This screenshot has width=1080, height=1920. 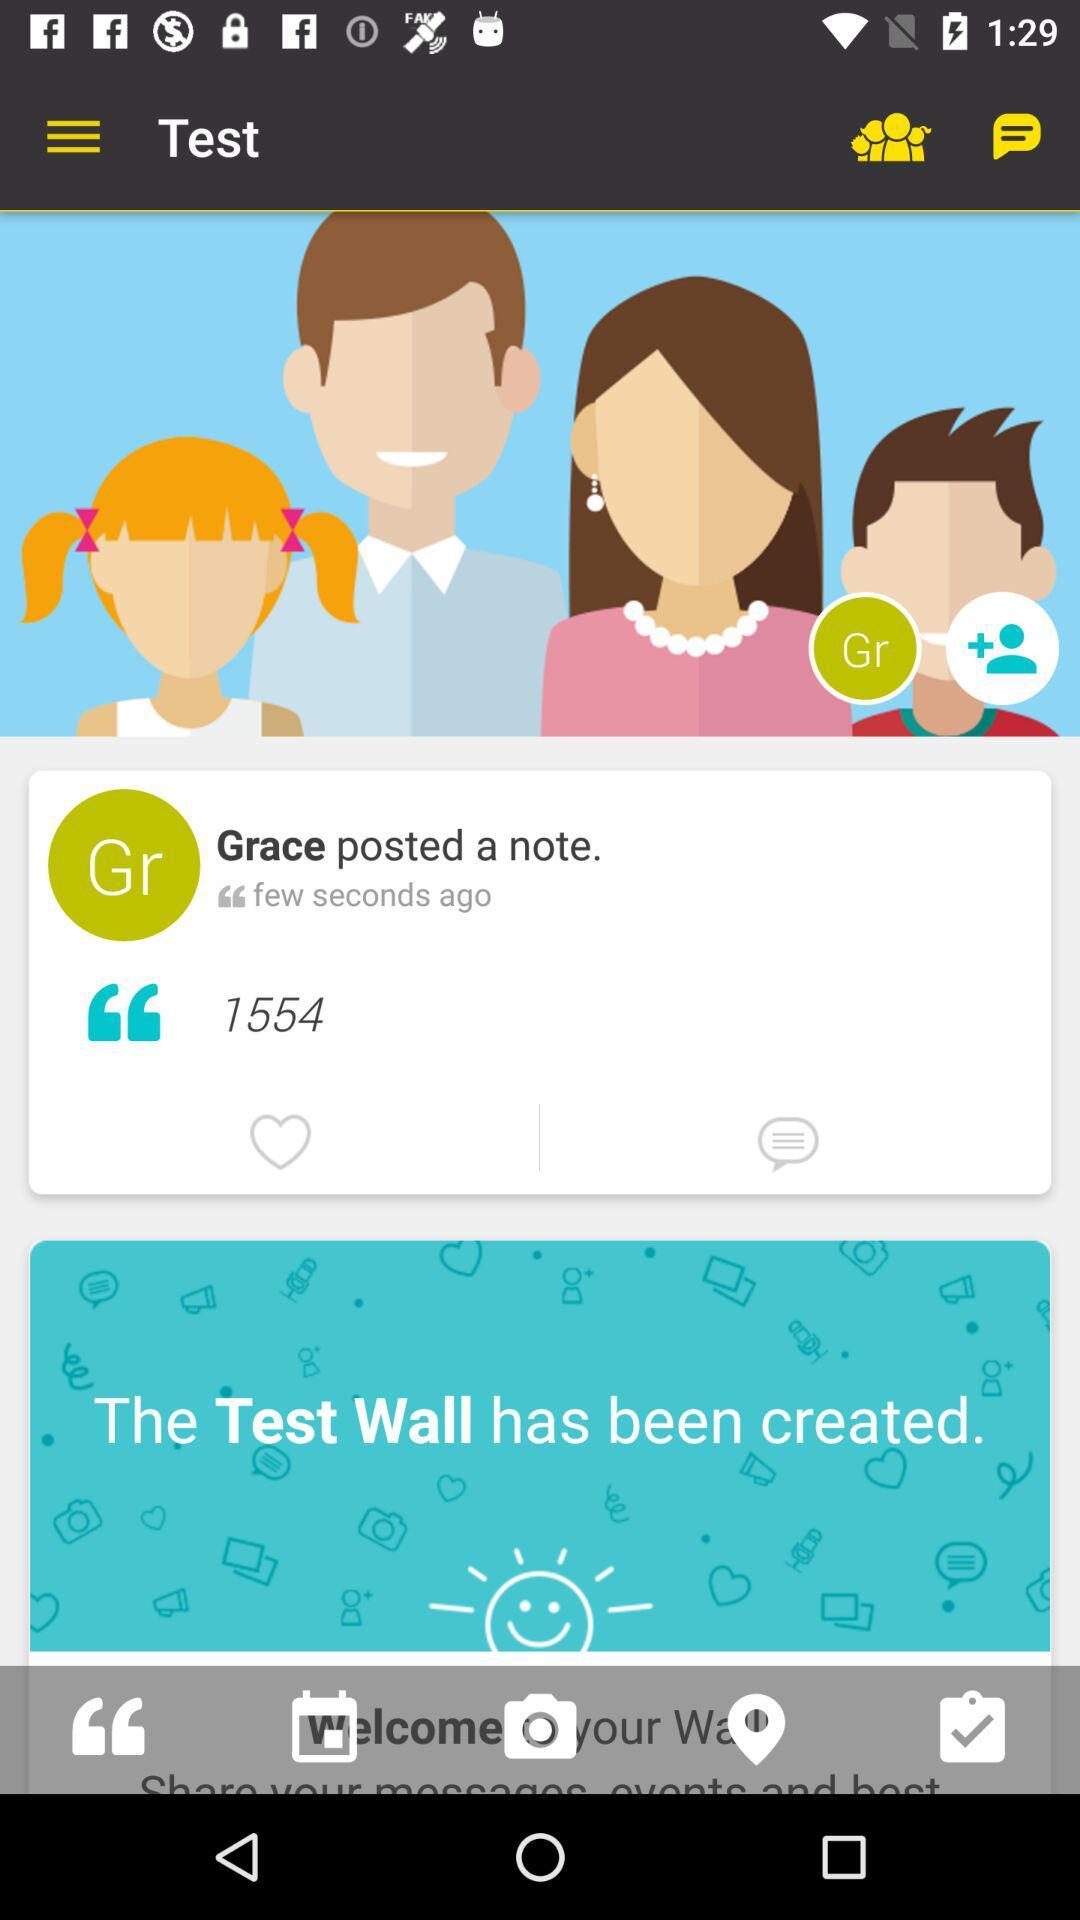 What do you see at coordinates (408, 843) in the screenshot?
I see `item above few seconds ago item` at bounding box center [408, 843].